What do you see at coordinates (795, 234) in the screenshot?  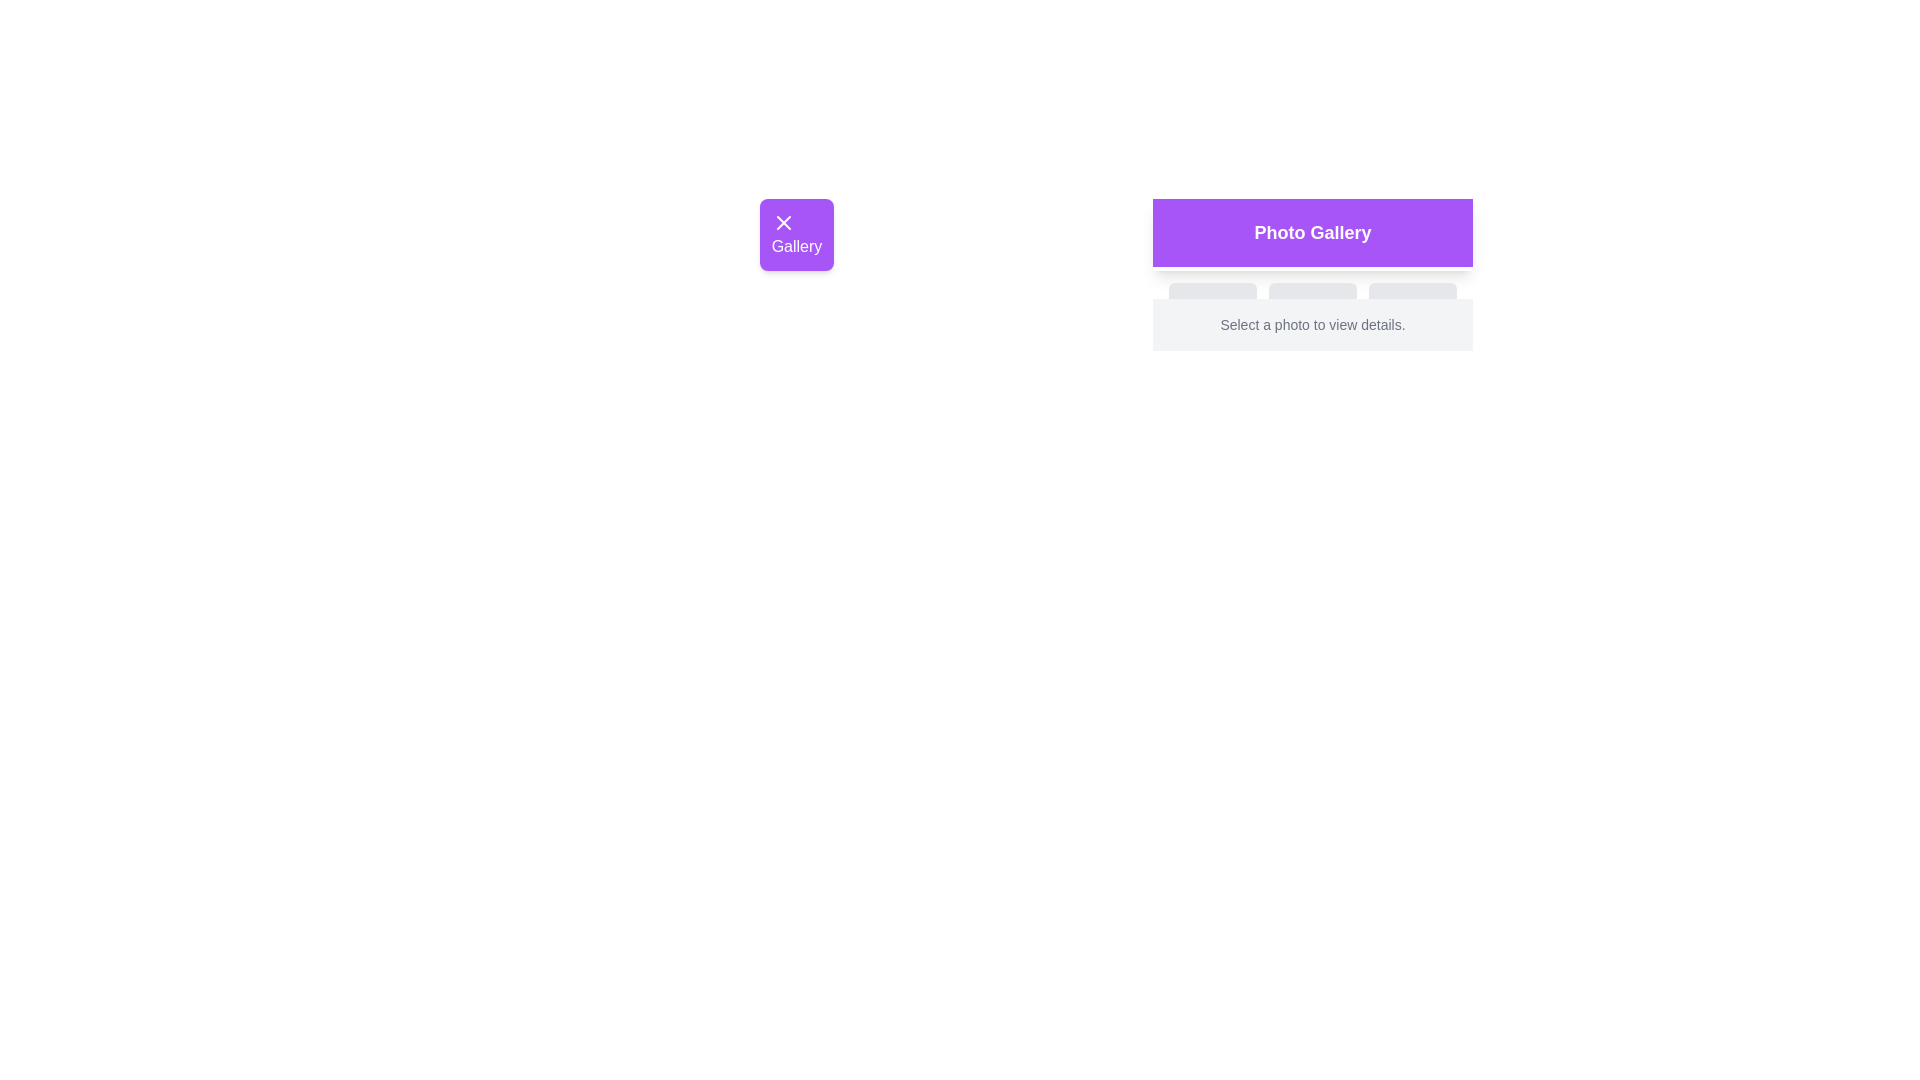 I see `the toggle button to change the drawer's state` at bounding box center [795, 234].